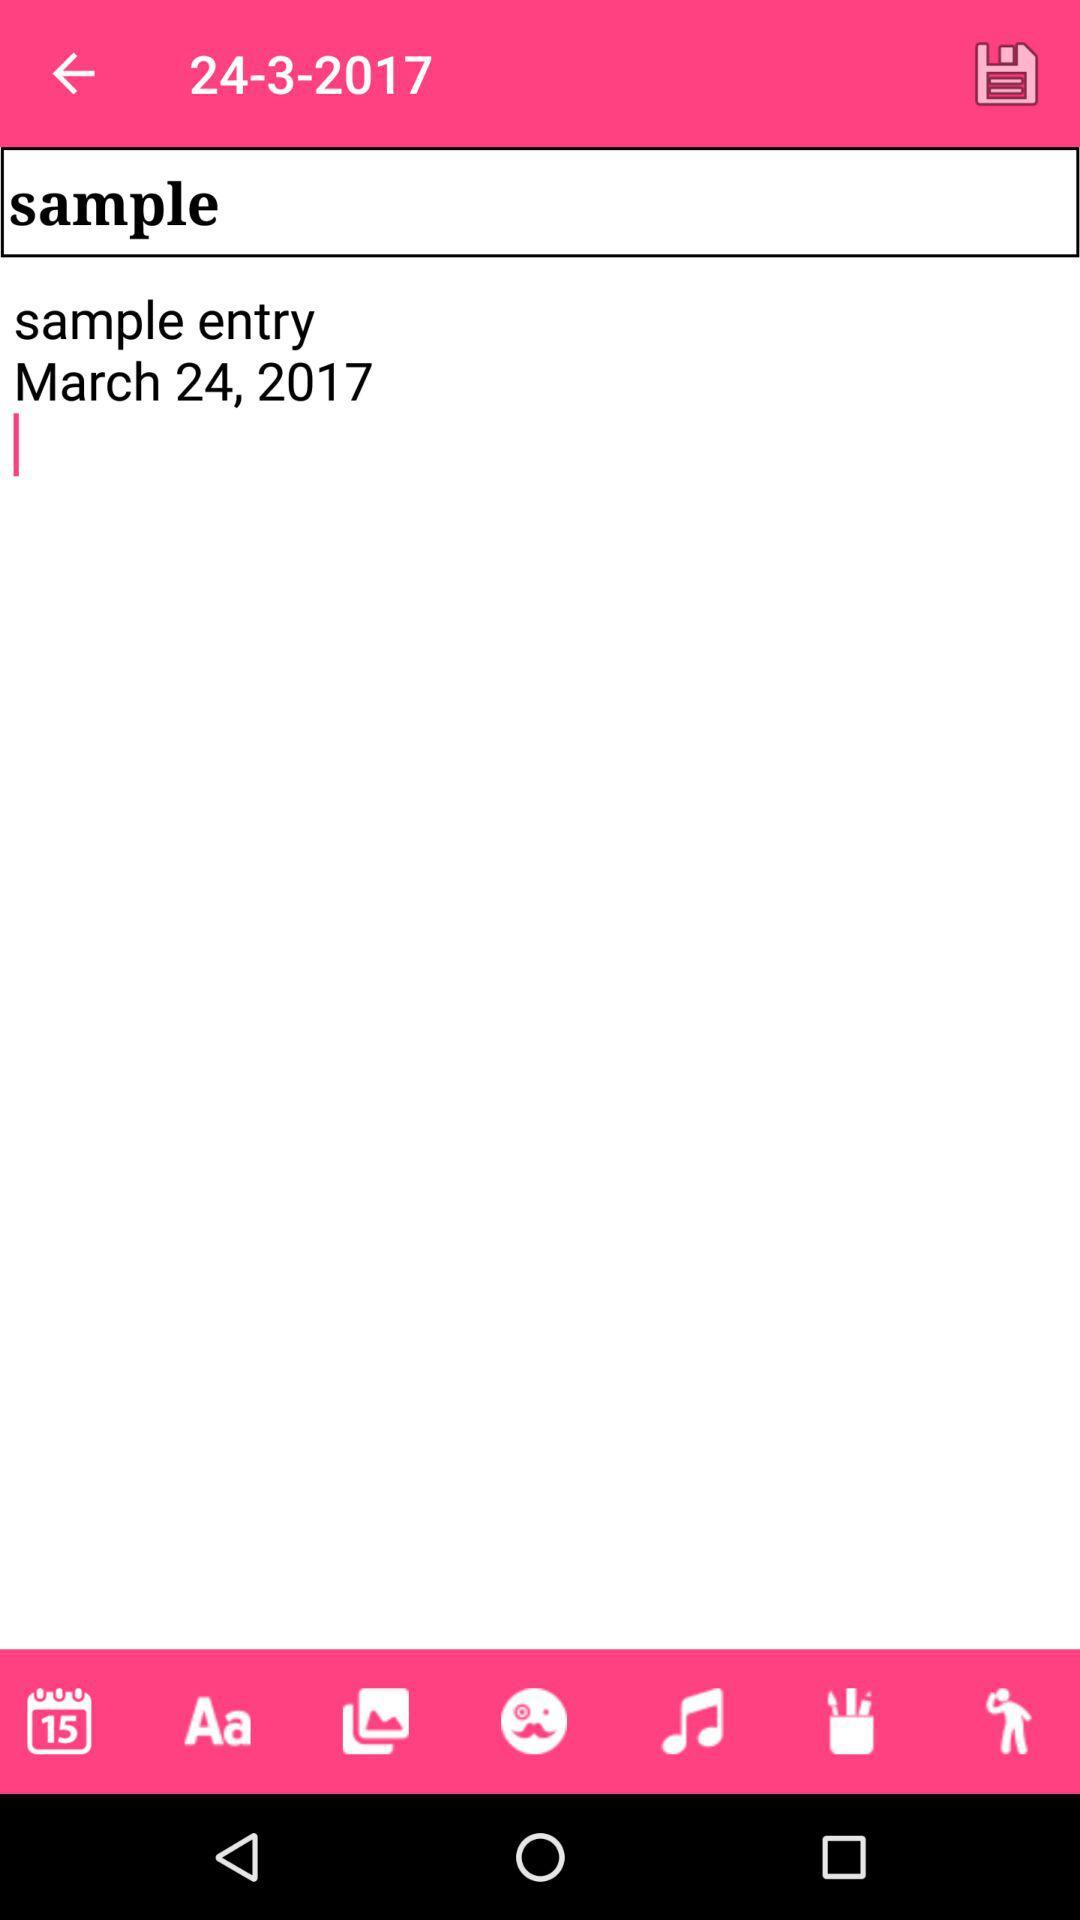  What do you see at coordinates (58, 1720) in the screenshot?
I see `calendar access menu` at bounding box center [58, 1720].